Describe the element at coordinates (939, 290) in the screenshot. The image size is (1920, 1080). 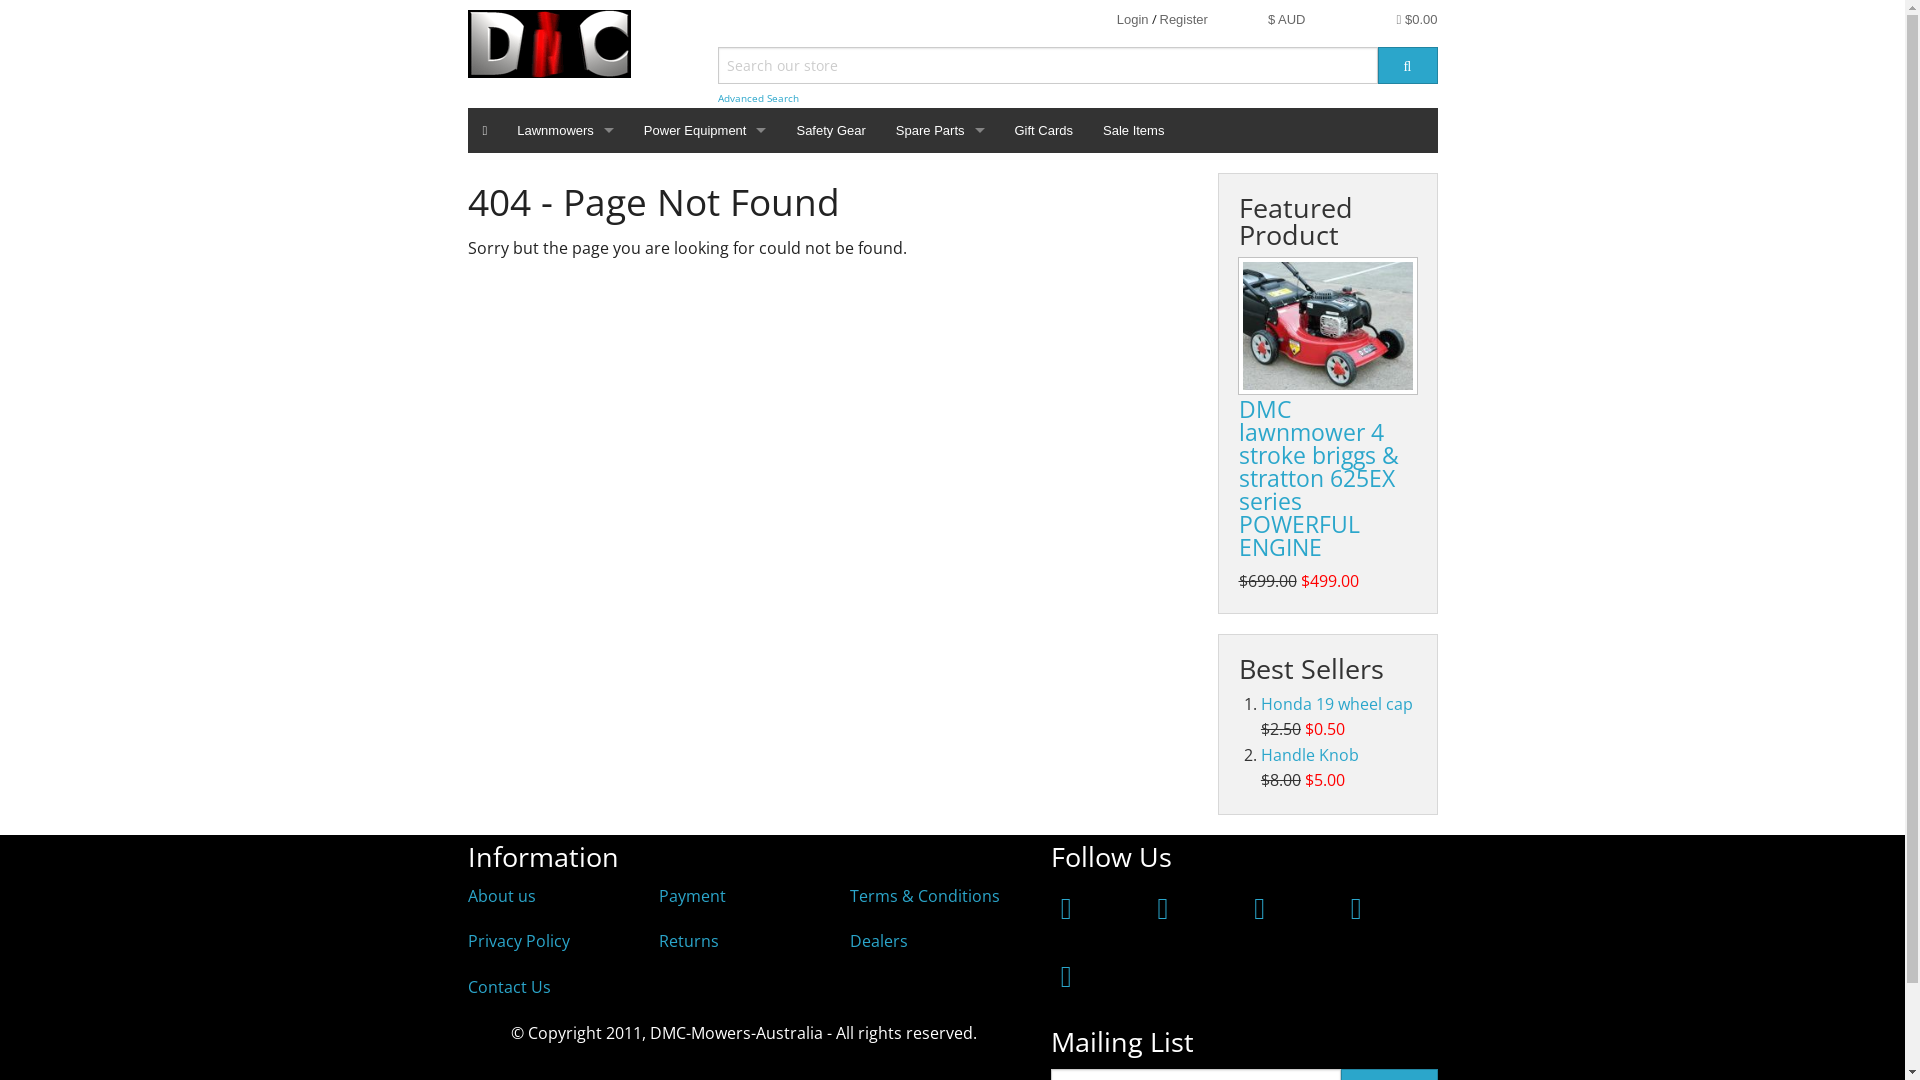
I see `'Cables & Controls'` at that location.